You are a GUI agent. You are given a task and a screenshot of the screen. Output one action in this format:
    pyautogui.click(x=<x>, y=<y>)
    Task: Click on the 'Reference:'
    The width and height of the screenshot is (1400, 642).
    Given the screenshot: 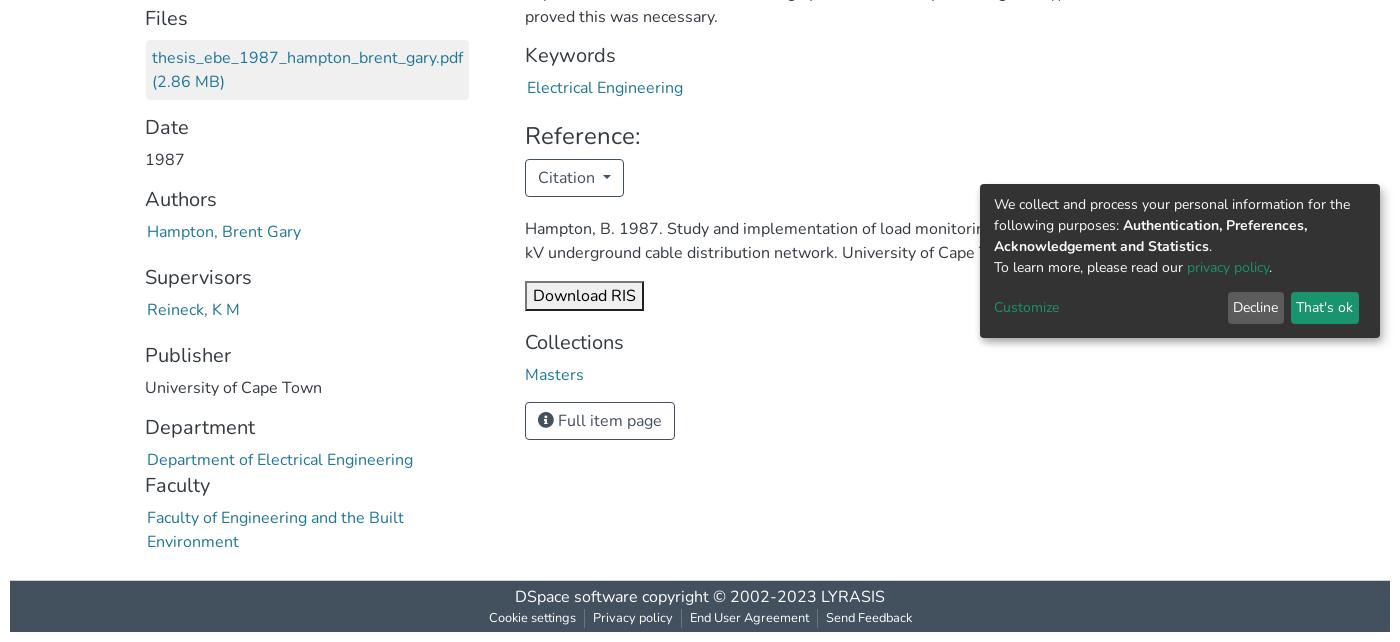 What is the action you would take?
    pyautogui.click(x=582, y=135)
    